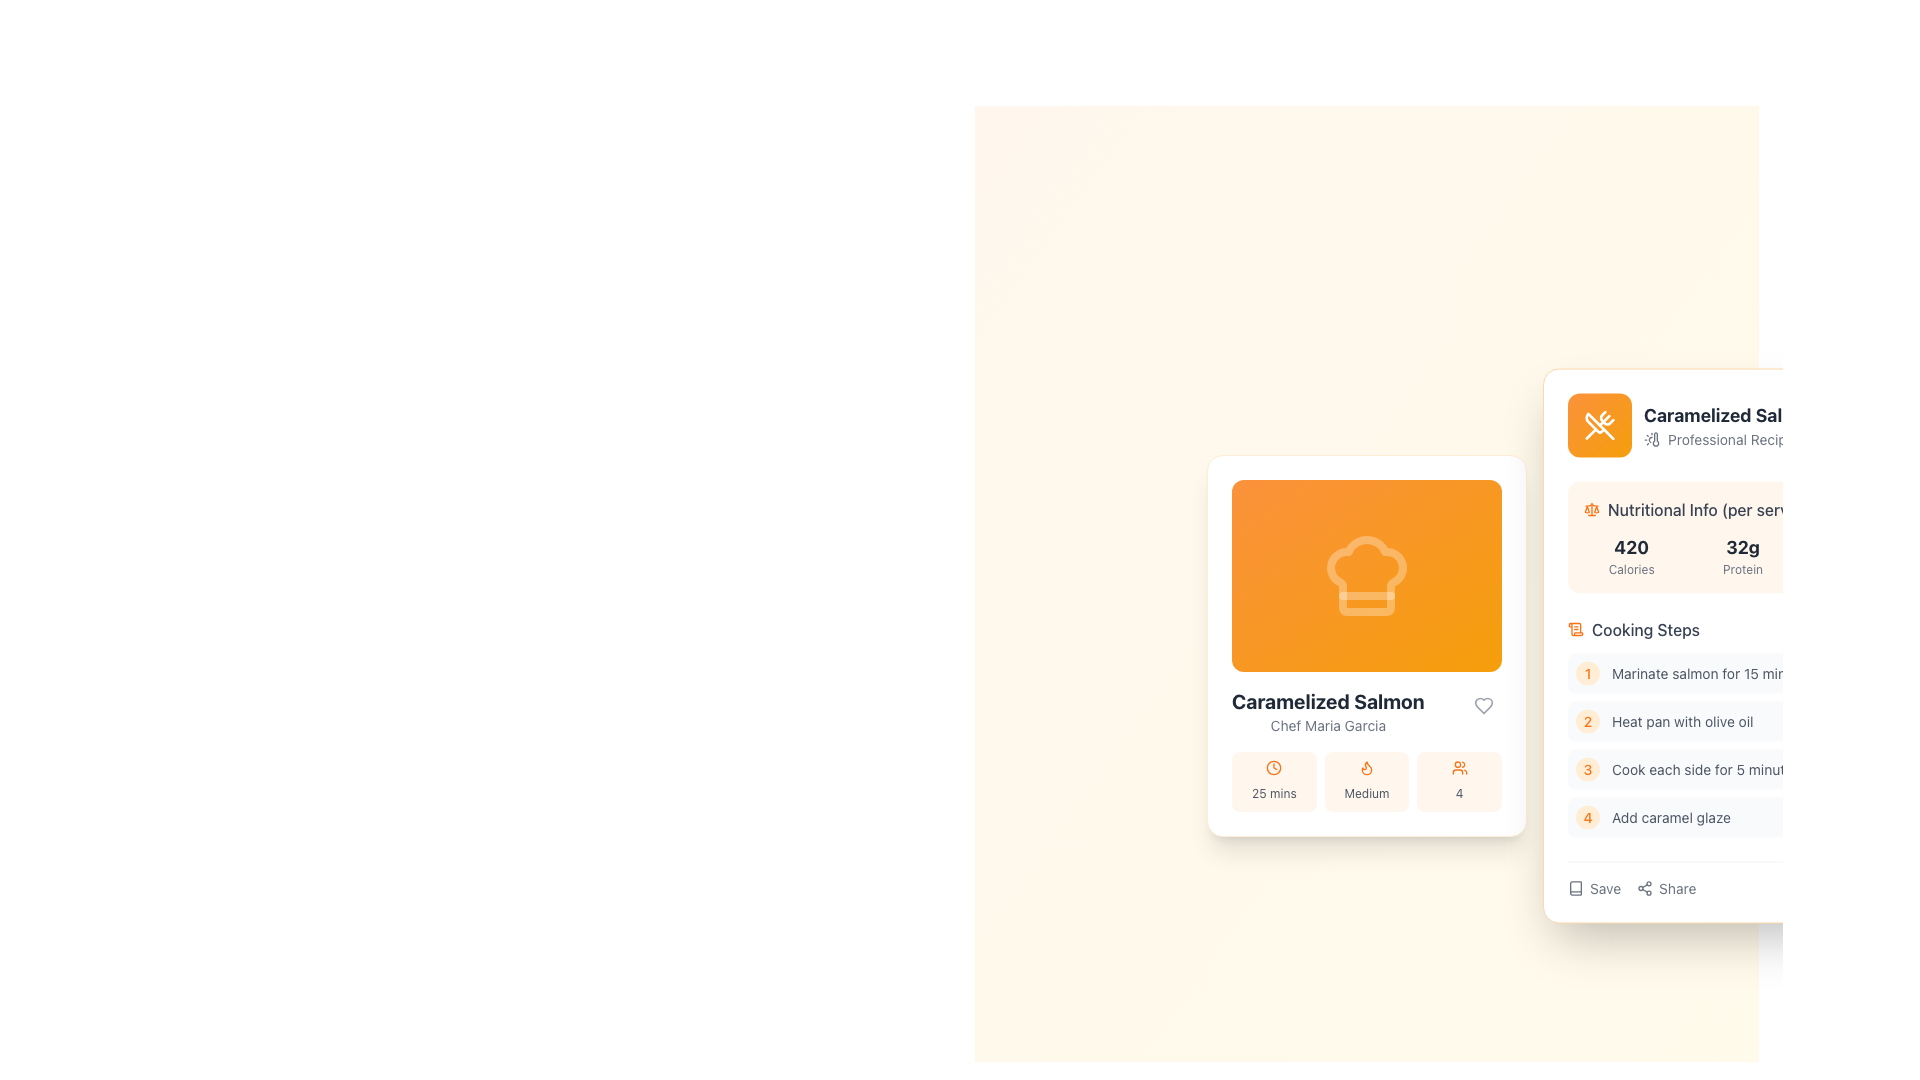 This screenshot has width=1920, height=1080. I want to click on the favorite icon located at the top-right corner of the recipe detail card to mark it as a favorite, so click(1483, 704).